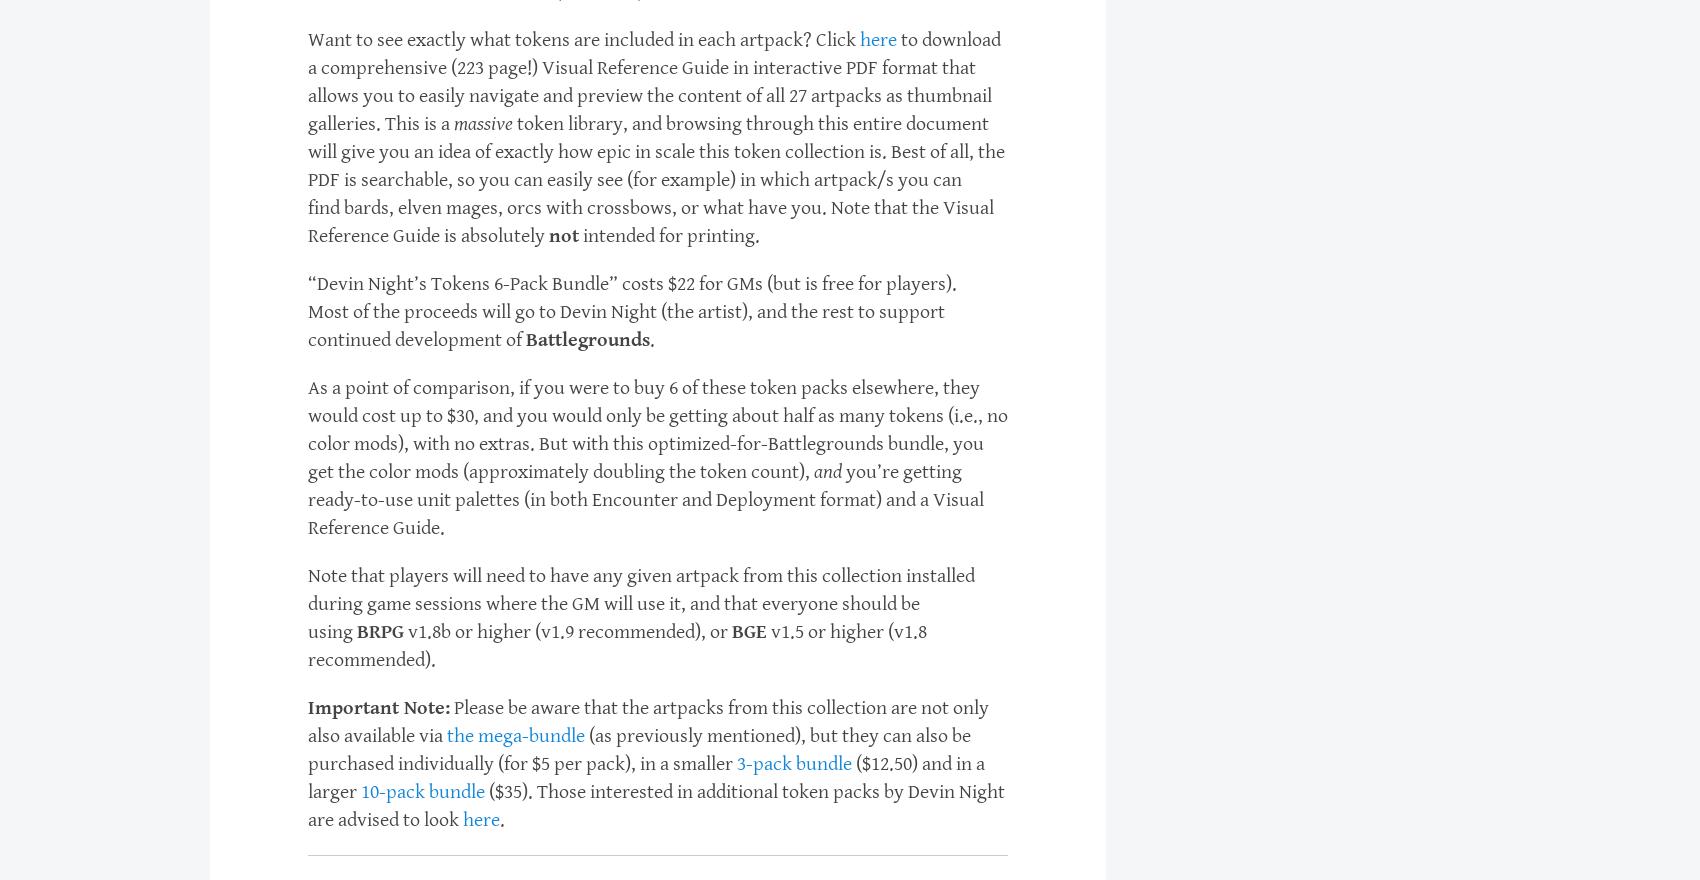  I want to click on 'intended for printing.', so click(669, 235).